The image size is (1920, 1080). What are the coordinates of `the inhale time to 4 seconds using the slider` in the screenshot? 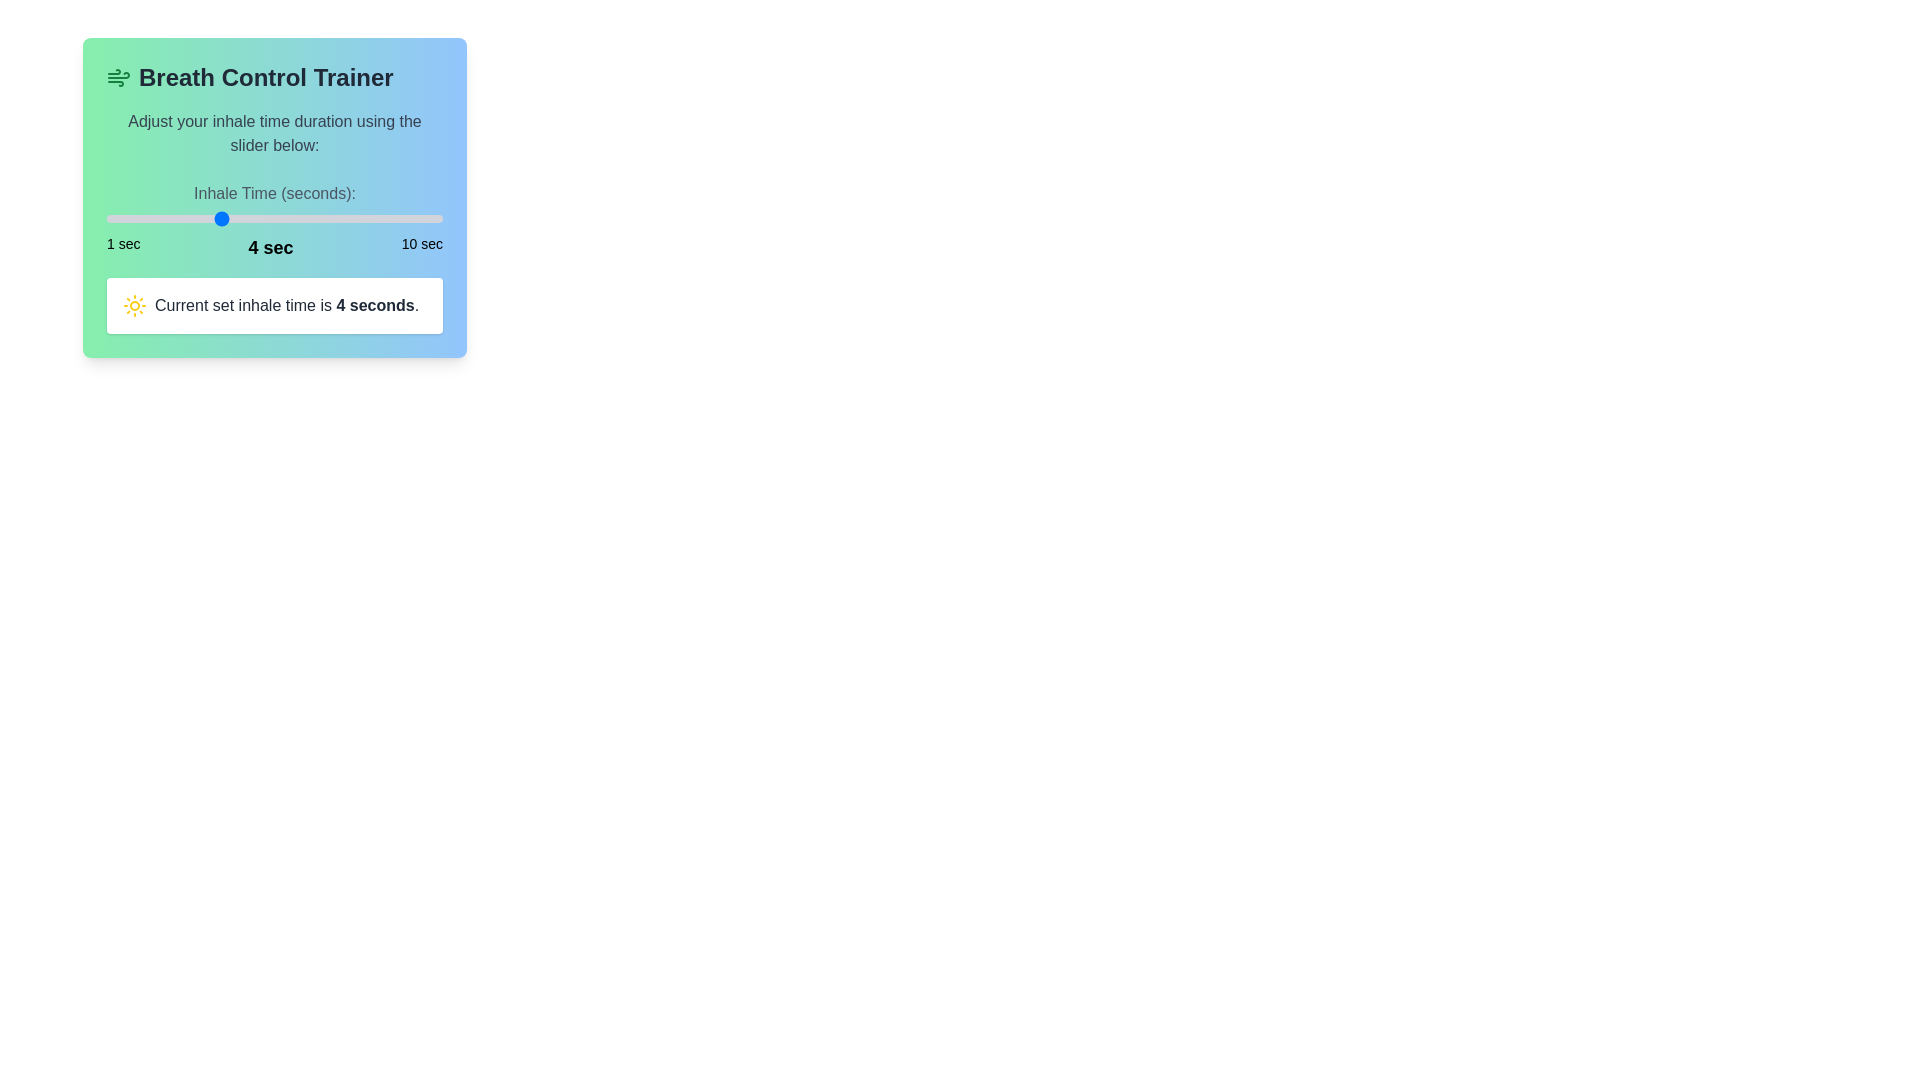 It's located at (219, 219).